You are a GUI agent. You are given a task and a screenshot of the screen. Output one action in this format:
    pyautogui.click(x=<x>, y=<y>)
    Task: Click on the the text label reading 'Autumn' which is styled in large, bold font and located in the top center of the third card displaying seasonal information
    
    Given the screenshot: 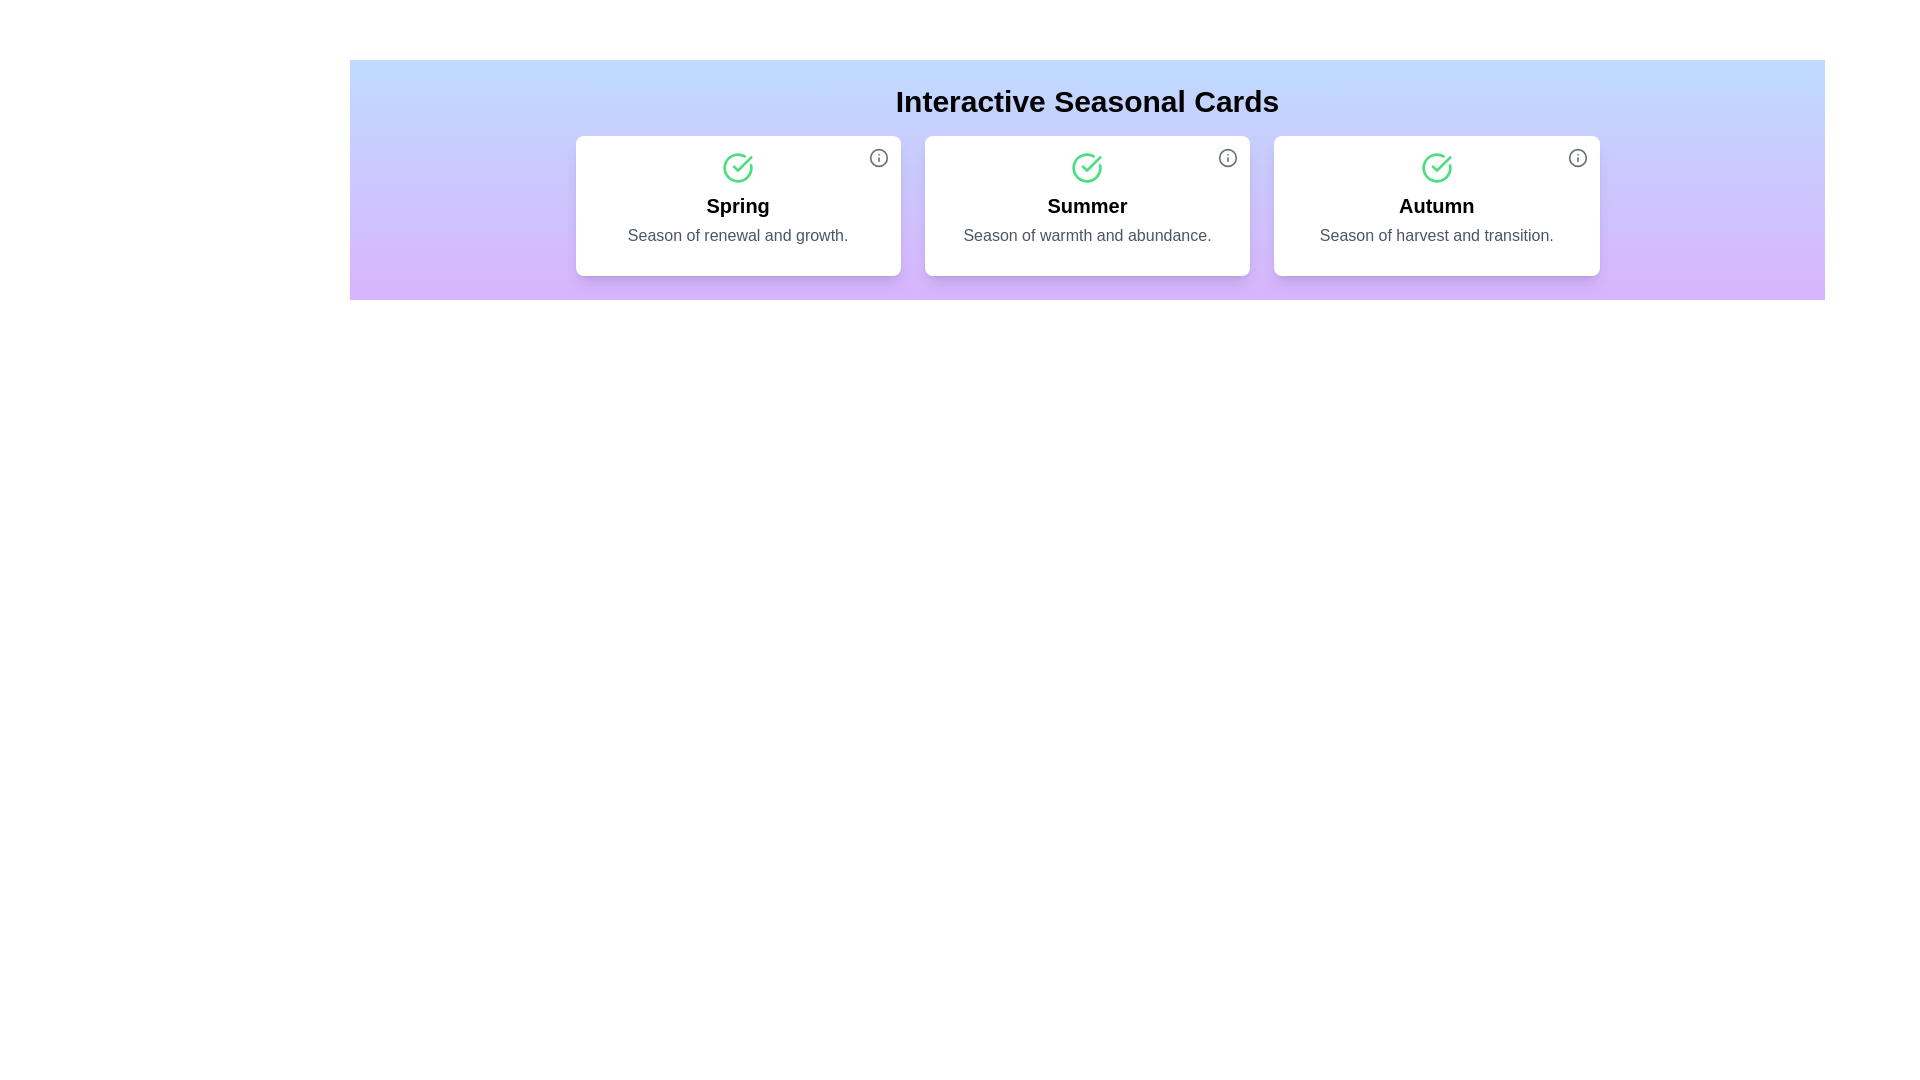 What is the action you would take?
    pyautogui.click(x=1435, y=205)
    